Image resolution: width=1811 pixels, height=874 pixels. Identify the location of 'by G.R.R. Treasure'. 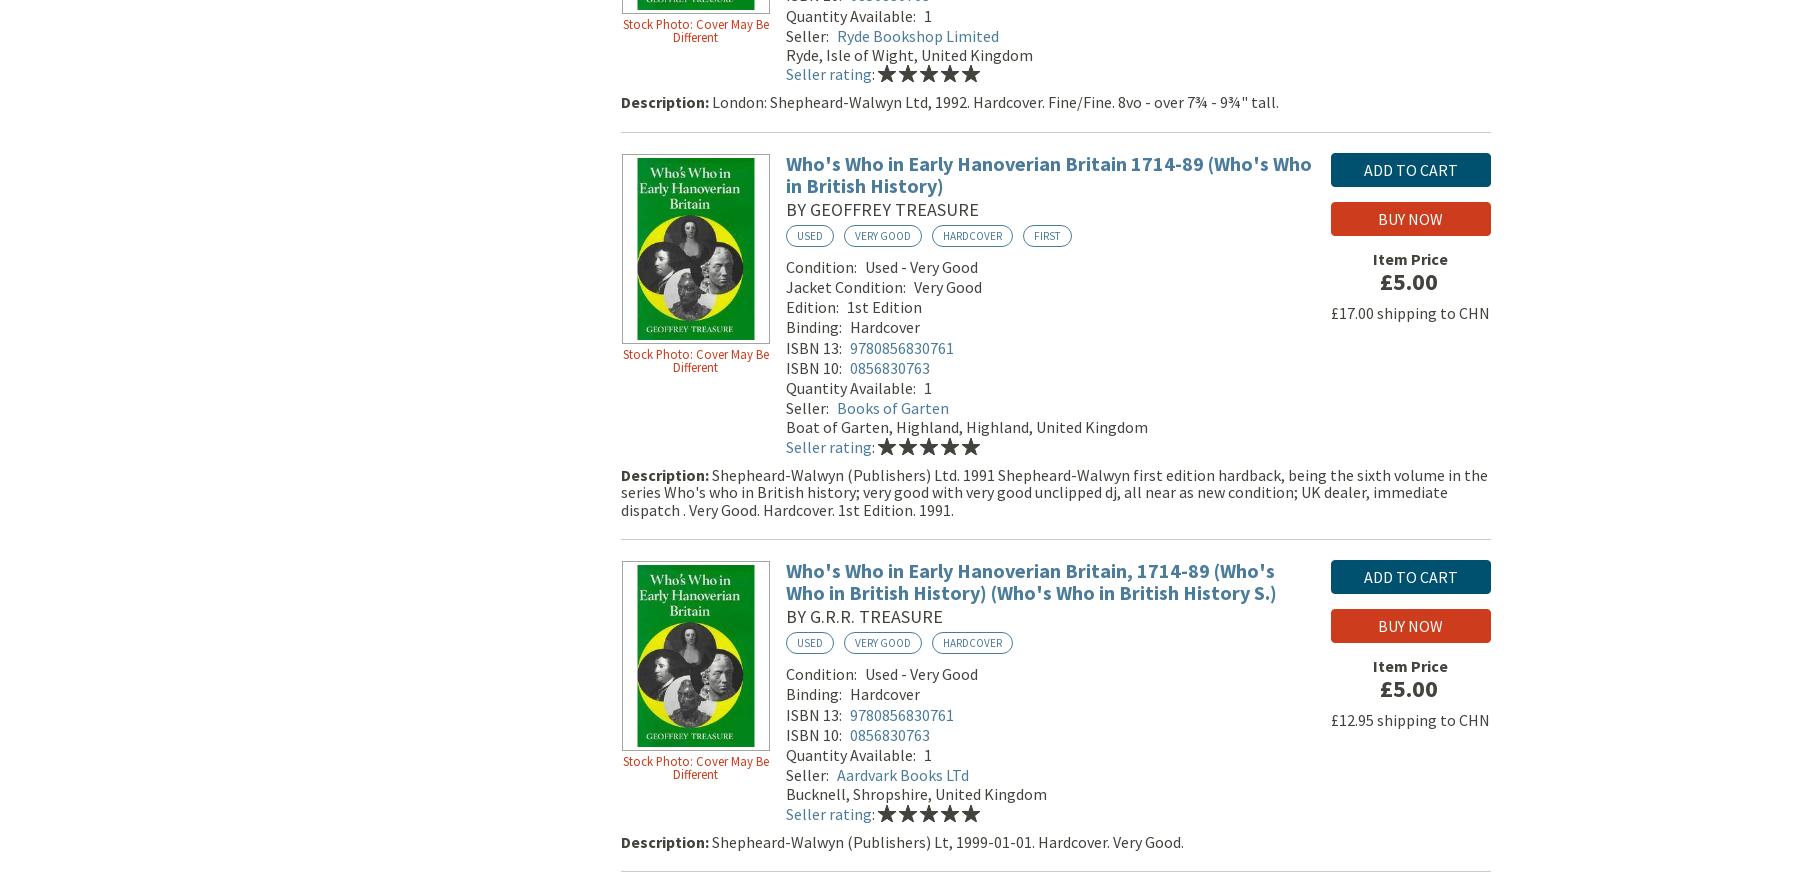
(784, 619).